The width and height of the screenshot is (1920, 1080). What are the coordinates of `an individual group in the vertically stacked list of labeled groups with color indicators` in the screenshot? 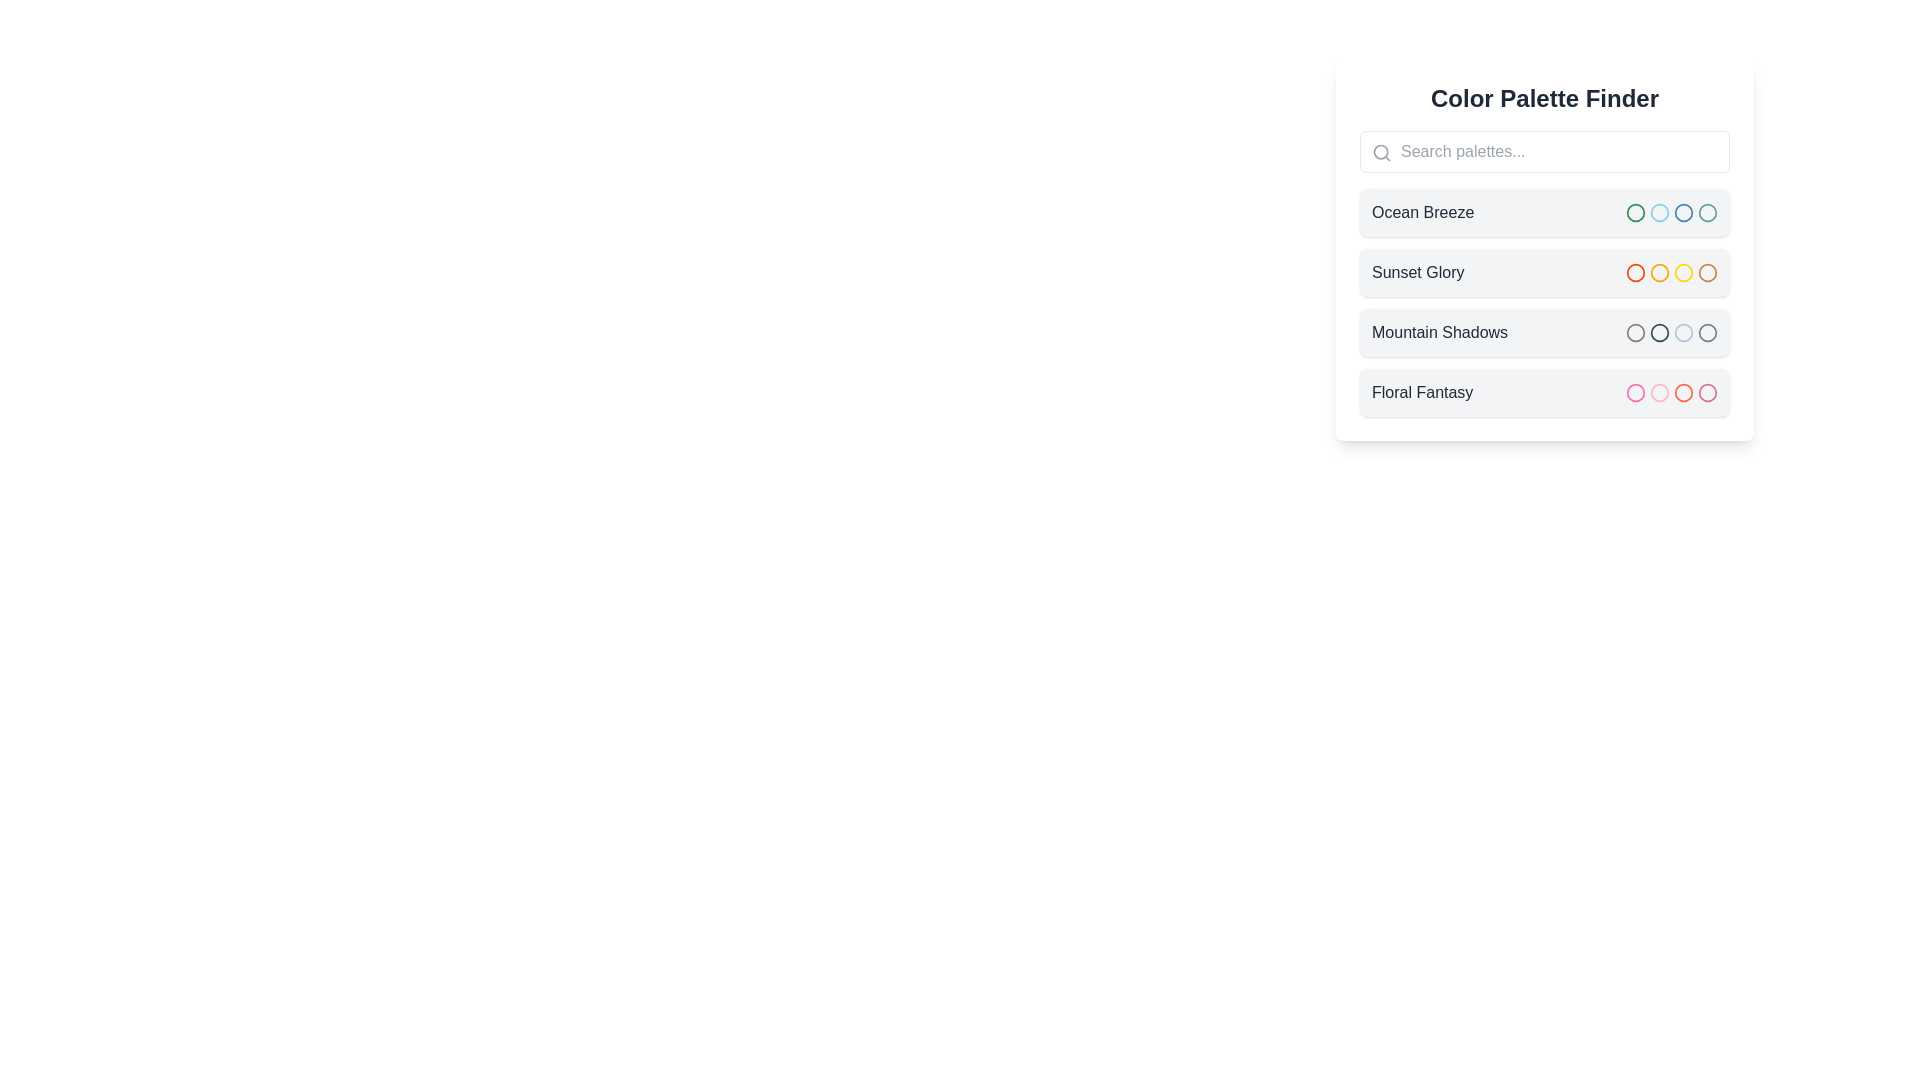 It's located at (1544, 303).